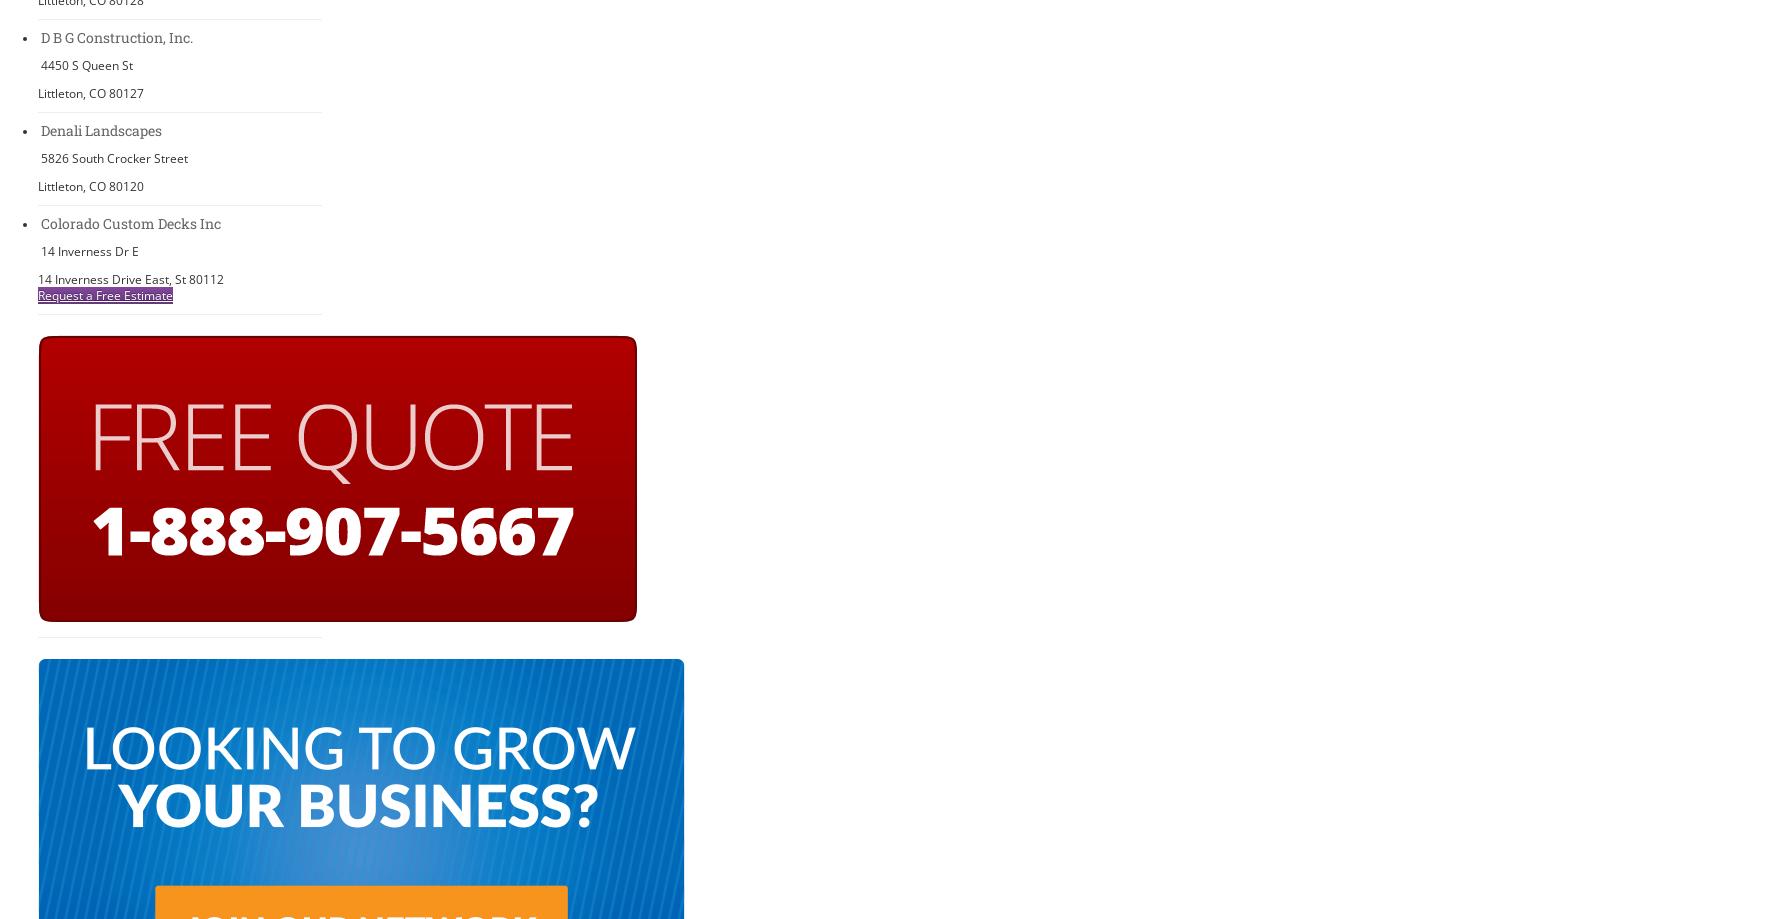 The height and width of the screenshot is (919, 1781). What do you see at coordinates (40, 222) in the screenshot?
I see `'Colorado Custom Decks Inc'` at bounding box center [40, 222].